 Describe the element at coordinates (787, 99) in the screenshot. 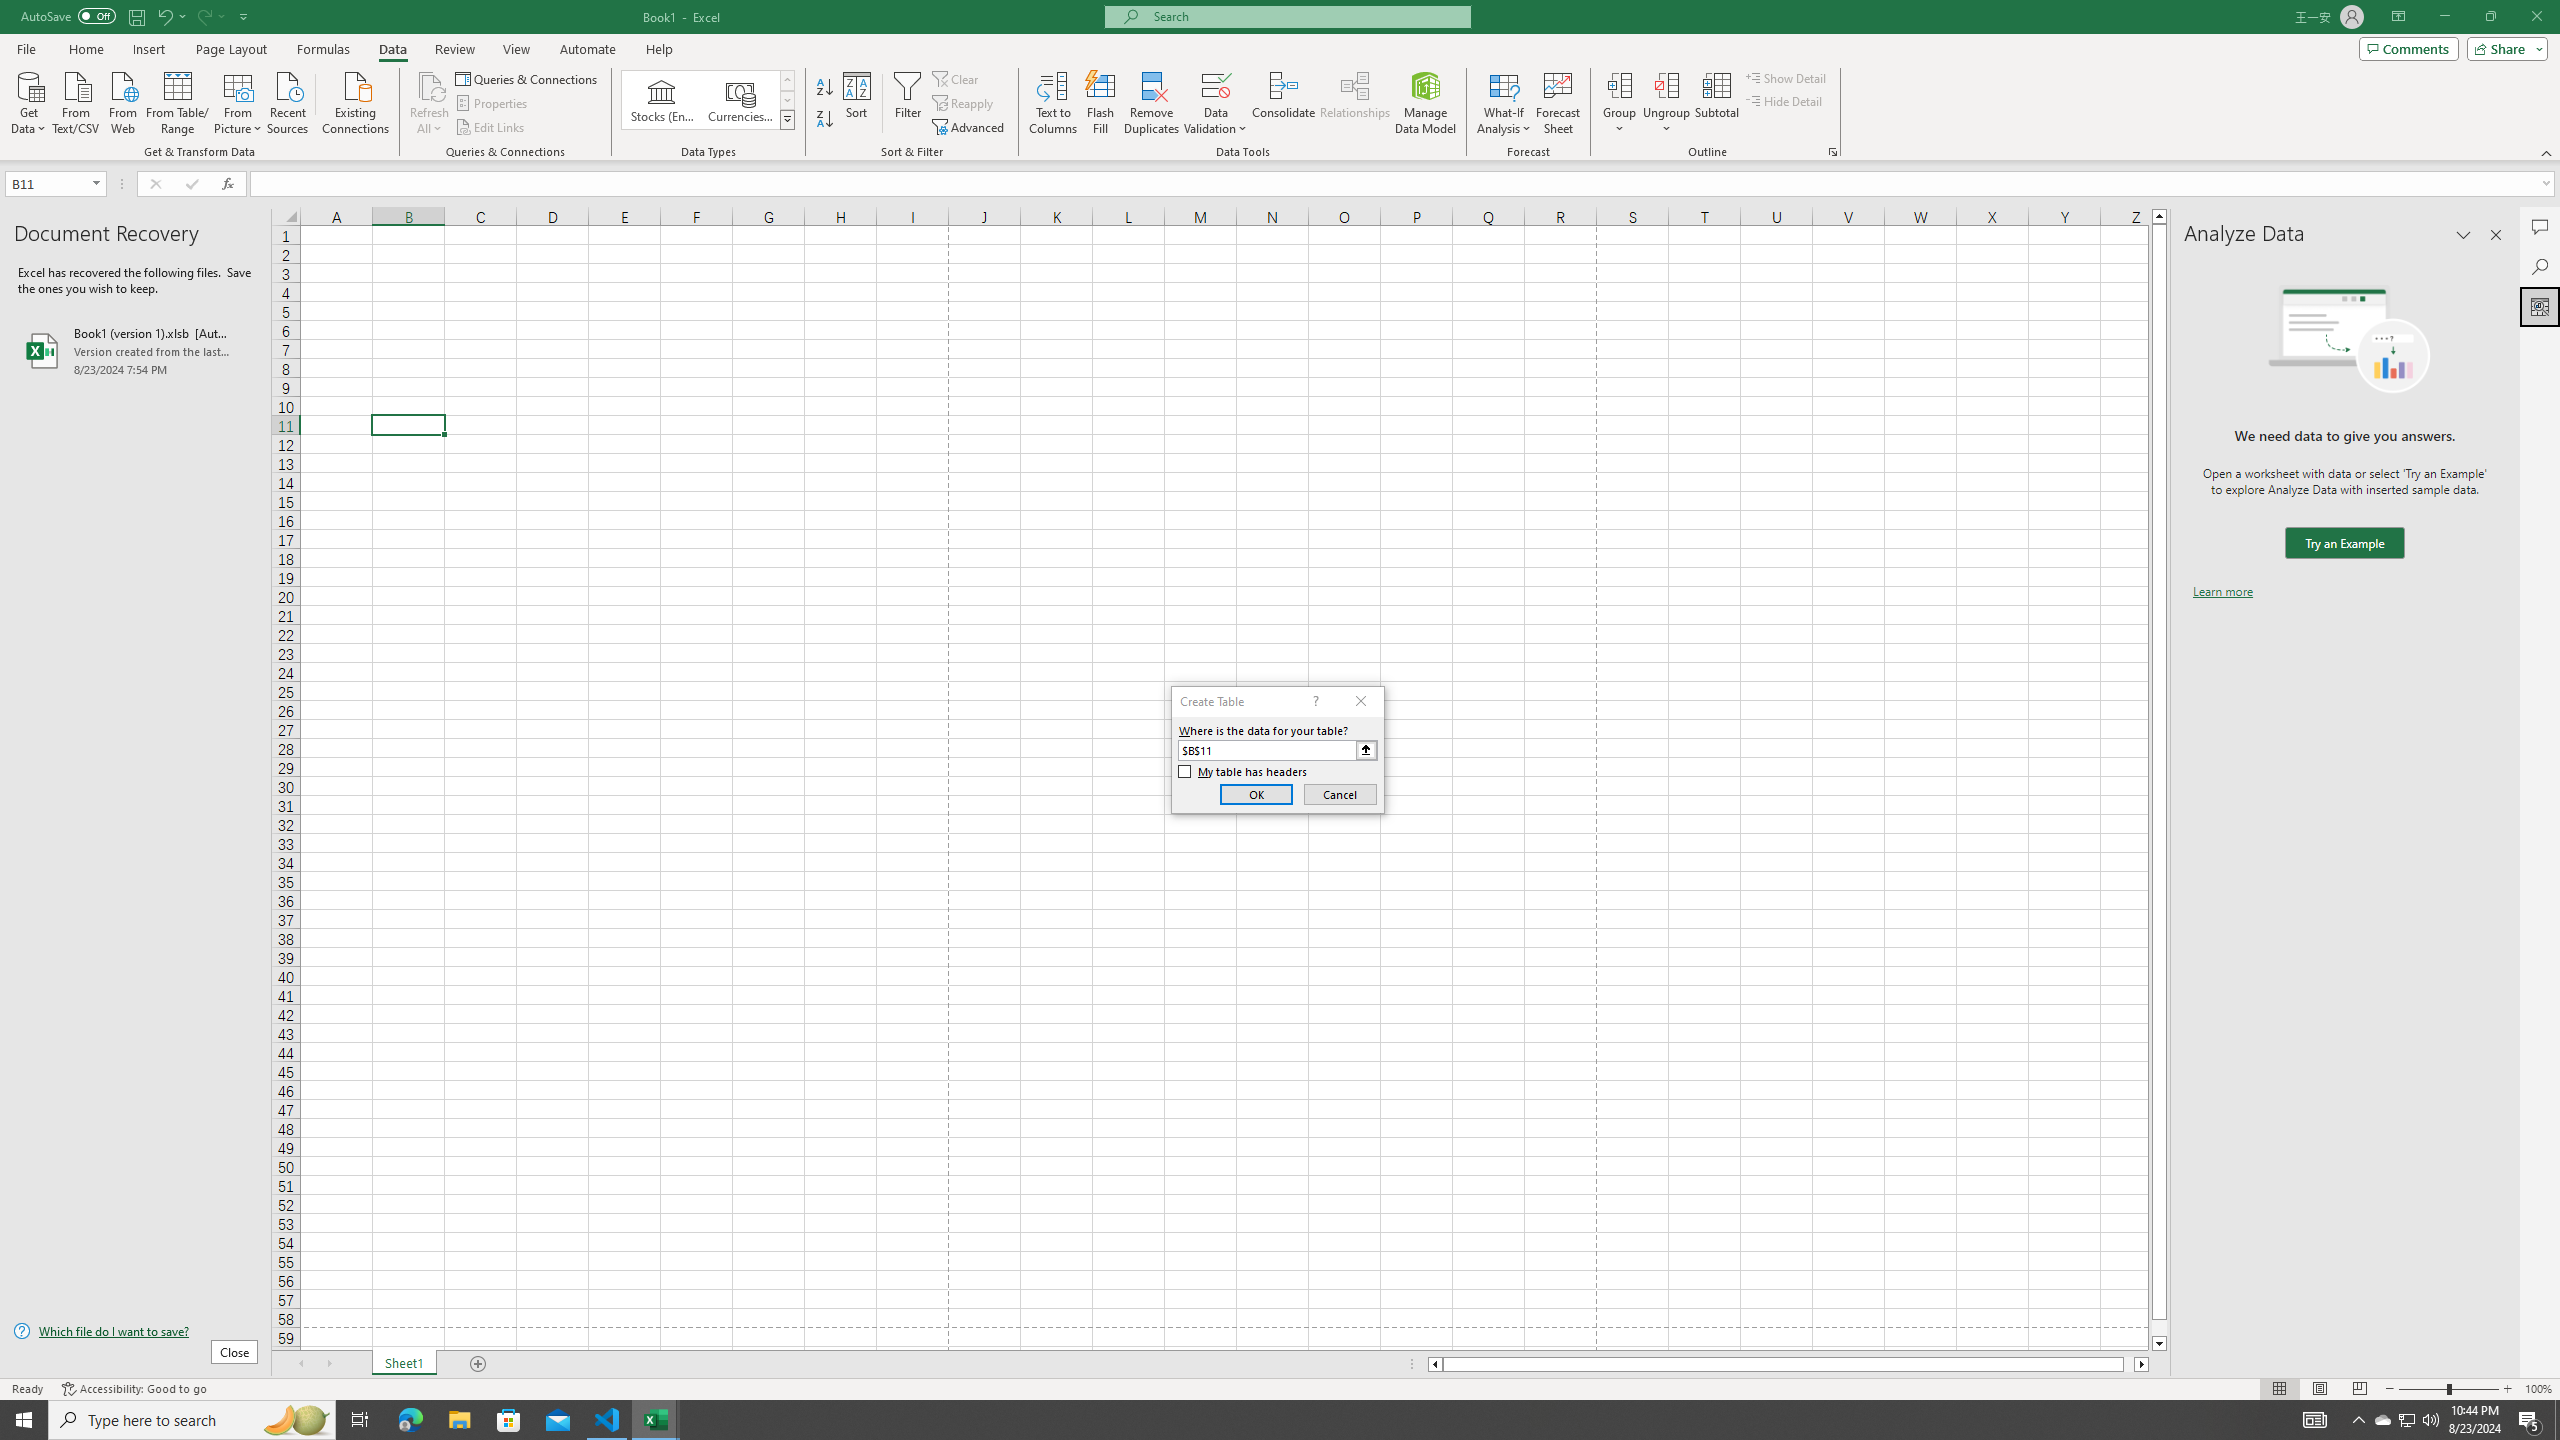

I see `'Row Down'` at that location.